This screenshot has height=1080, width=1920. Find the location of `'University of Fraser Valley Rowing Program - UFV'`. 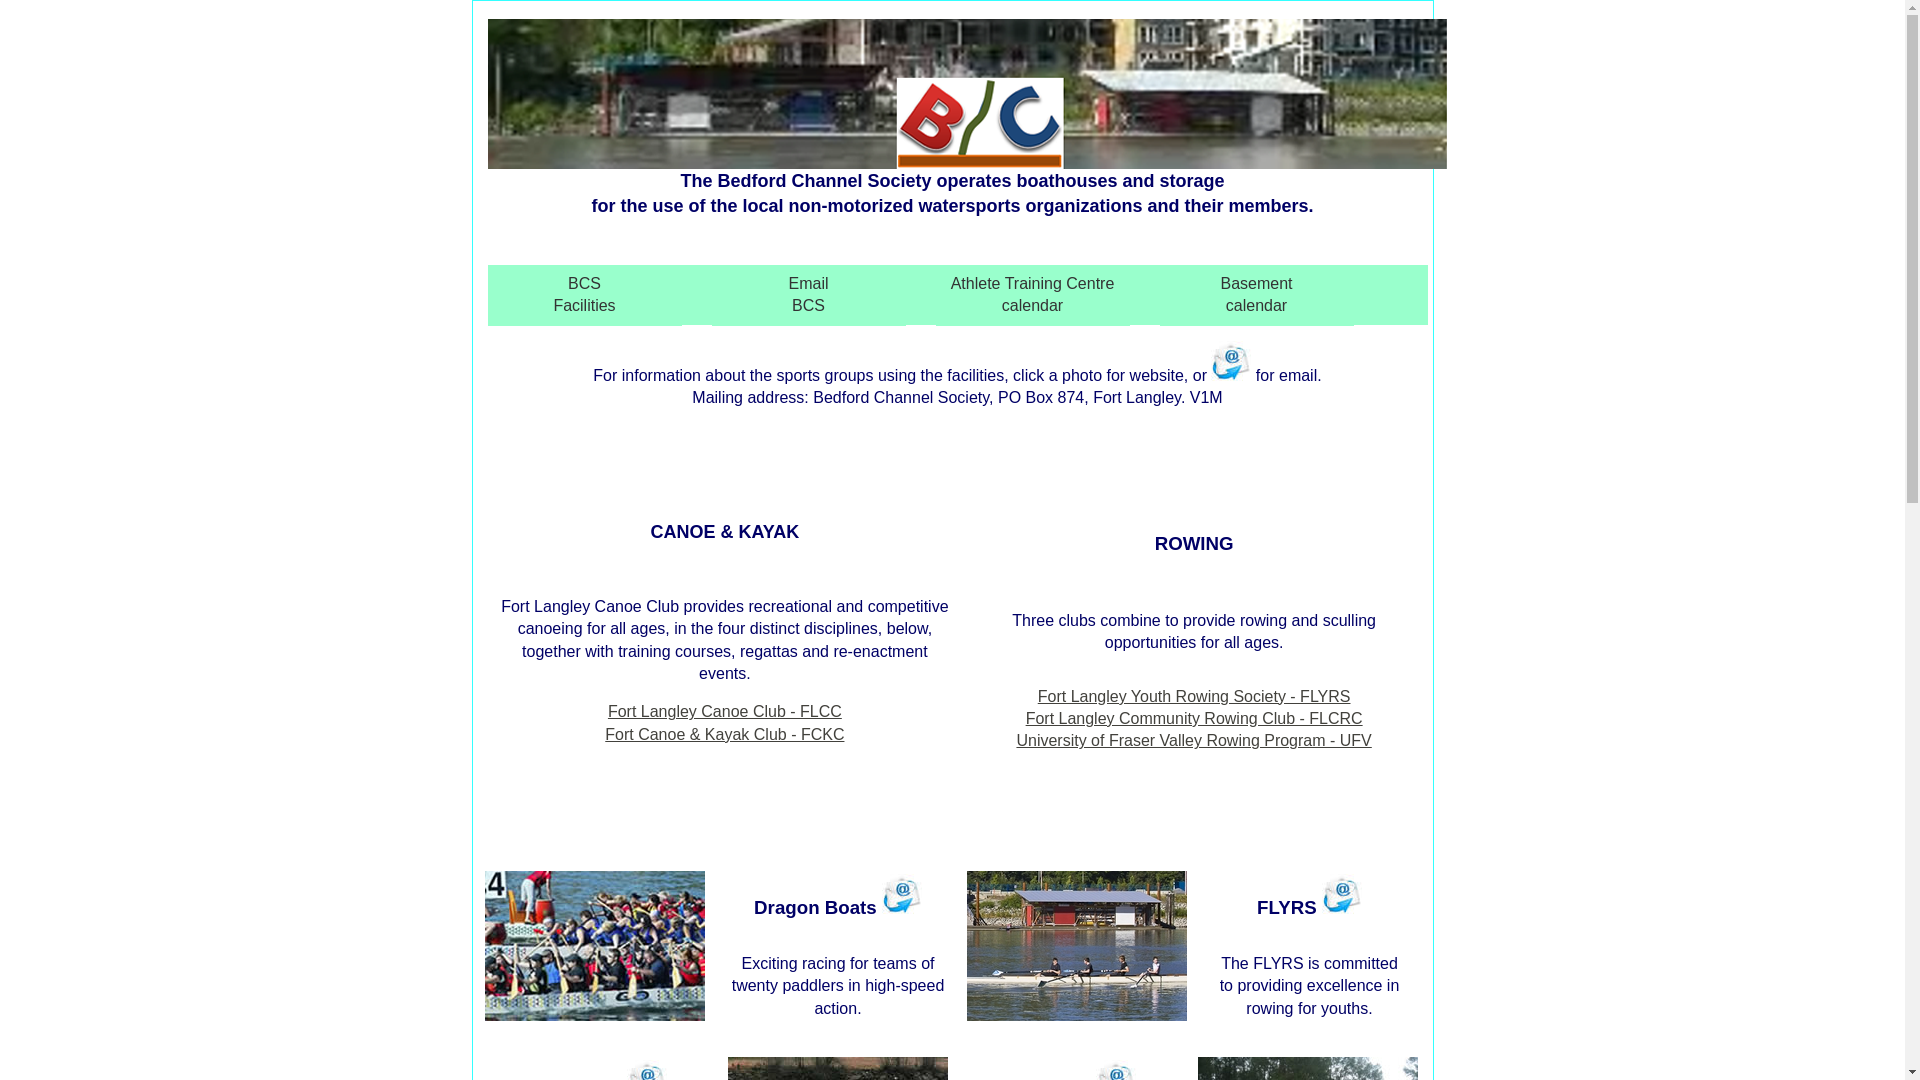

'University of Fraser Valley Rowing Program - UFV' is located at coordinates (1193, 740).